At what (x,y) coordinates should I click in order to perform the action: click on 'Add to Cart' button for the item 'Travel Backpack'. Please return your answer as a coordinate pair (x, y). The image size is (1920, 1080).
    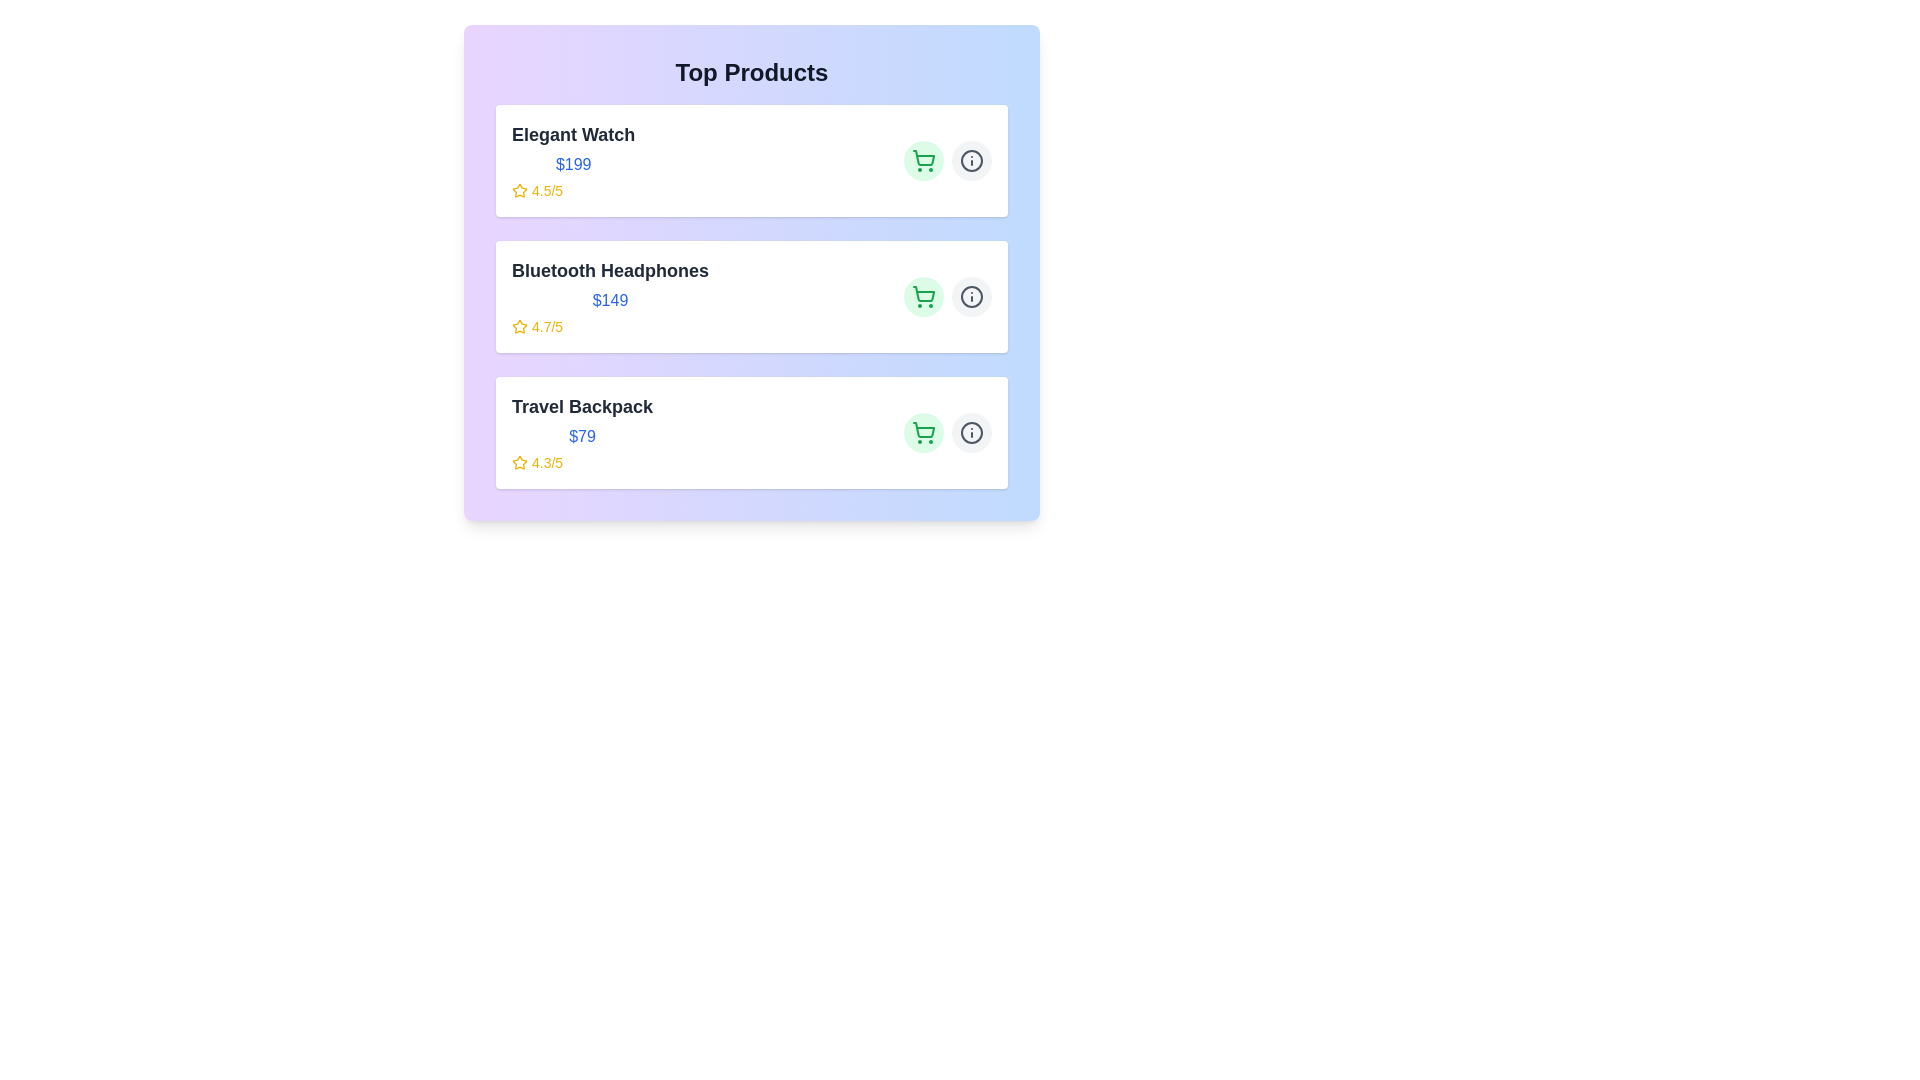
    Looking at the image, I should click on (923, 431).